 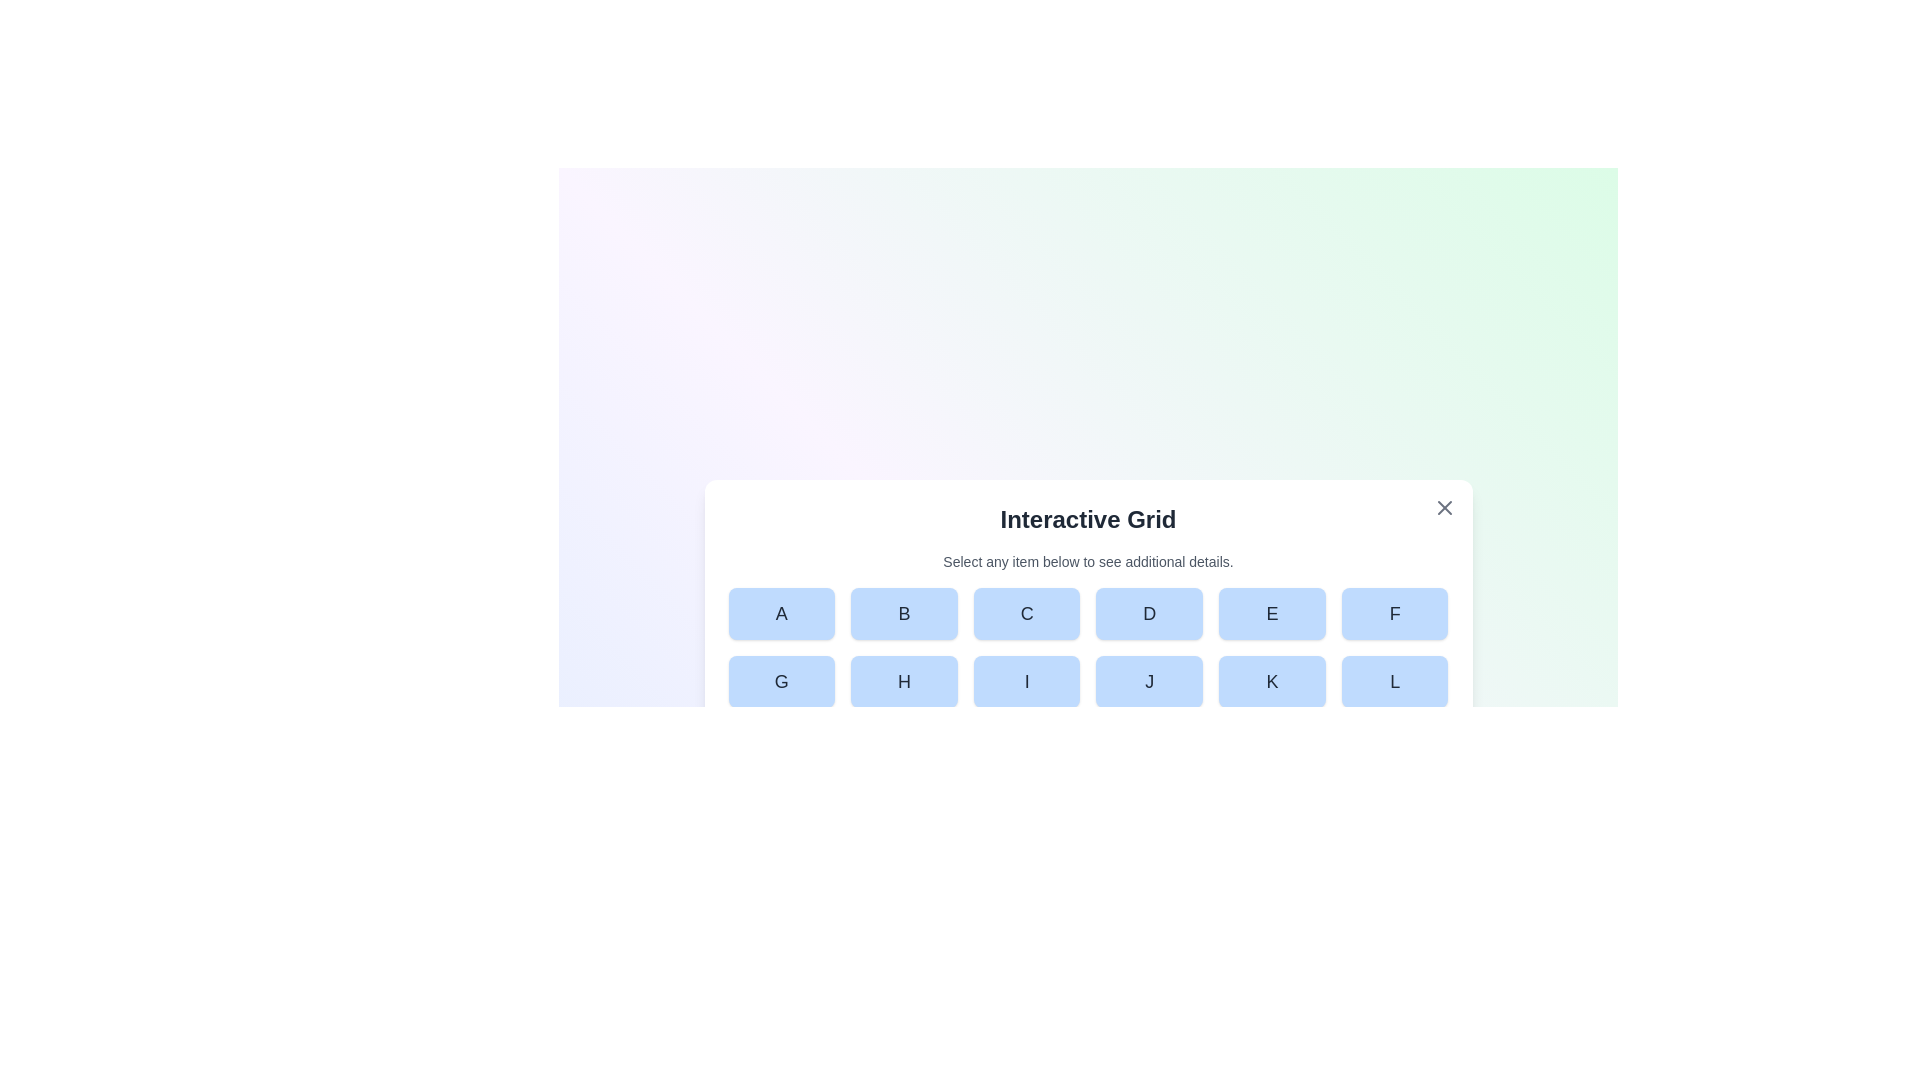 I want to click on the button labeled F in the grid, so click(x=1394, y=612).